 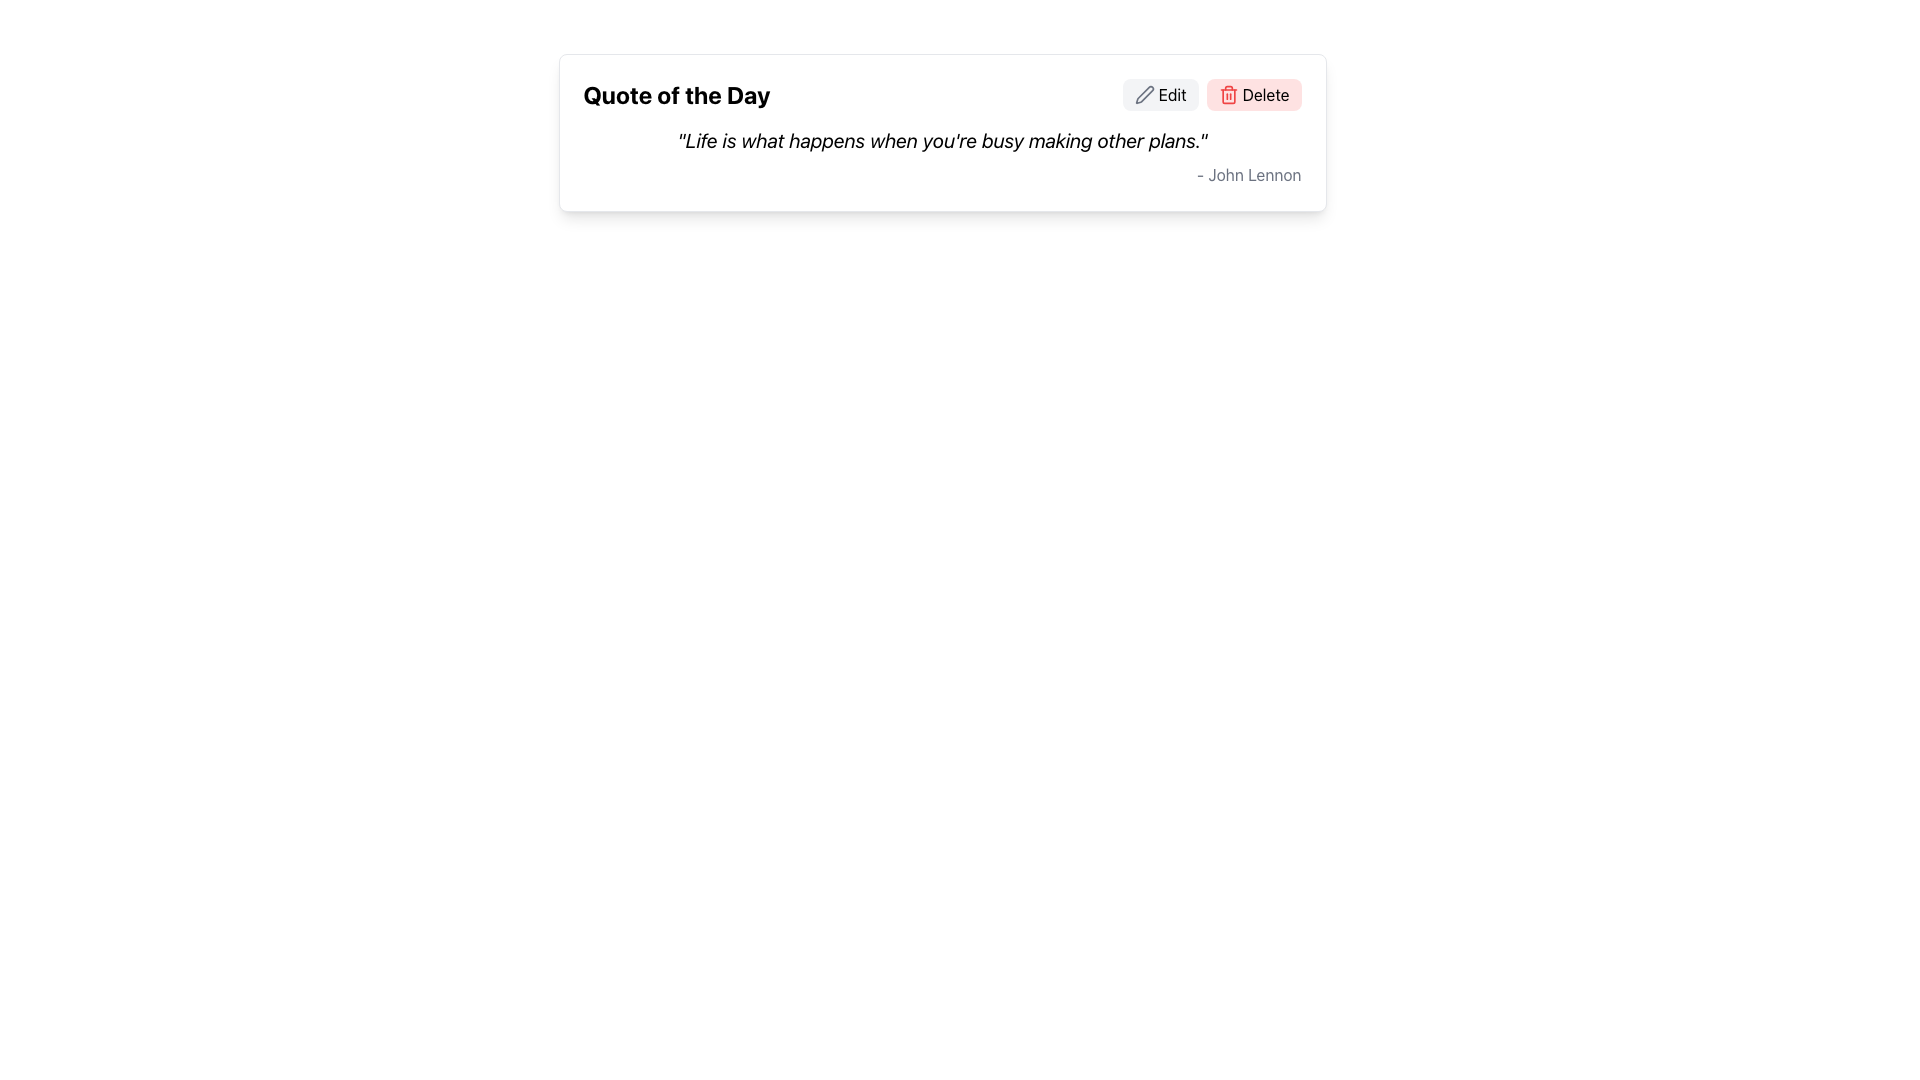 What do you see at coordinates (1160, 95) in the screenshot?
I see `the edit button located at the top-right corner of the card component` at bounding box center [1160, 95].